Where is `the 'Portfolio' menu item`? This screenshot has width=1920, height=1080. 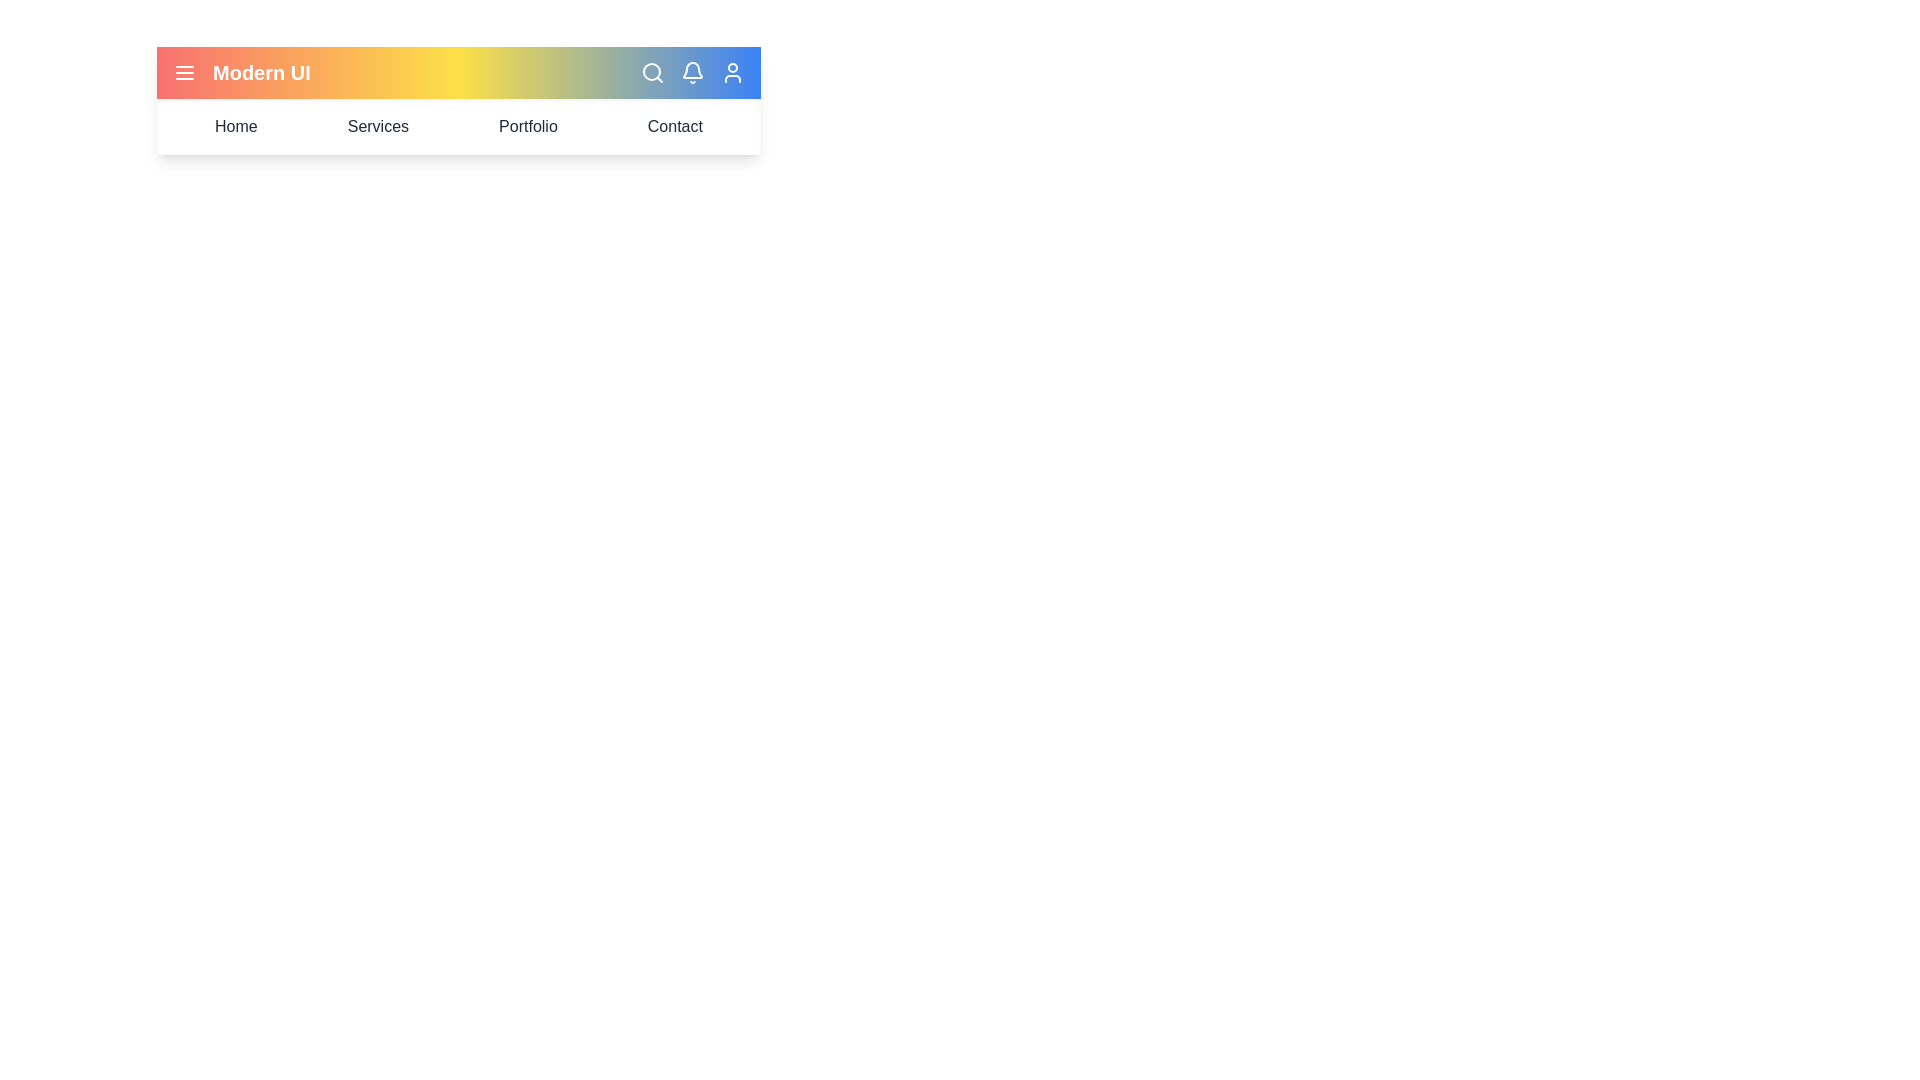 the 'Portfolio' menu item is located at coordinates (528, 127).